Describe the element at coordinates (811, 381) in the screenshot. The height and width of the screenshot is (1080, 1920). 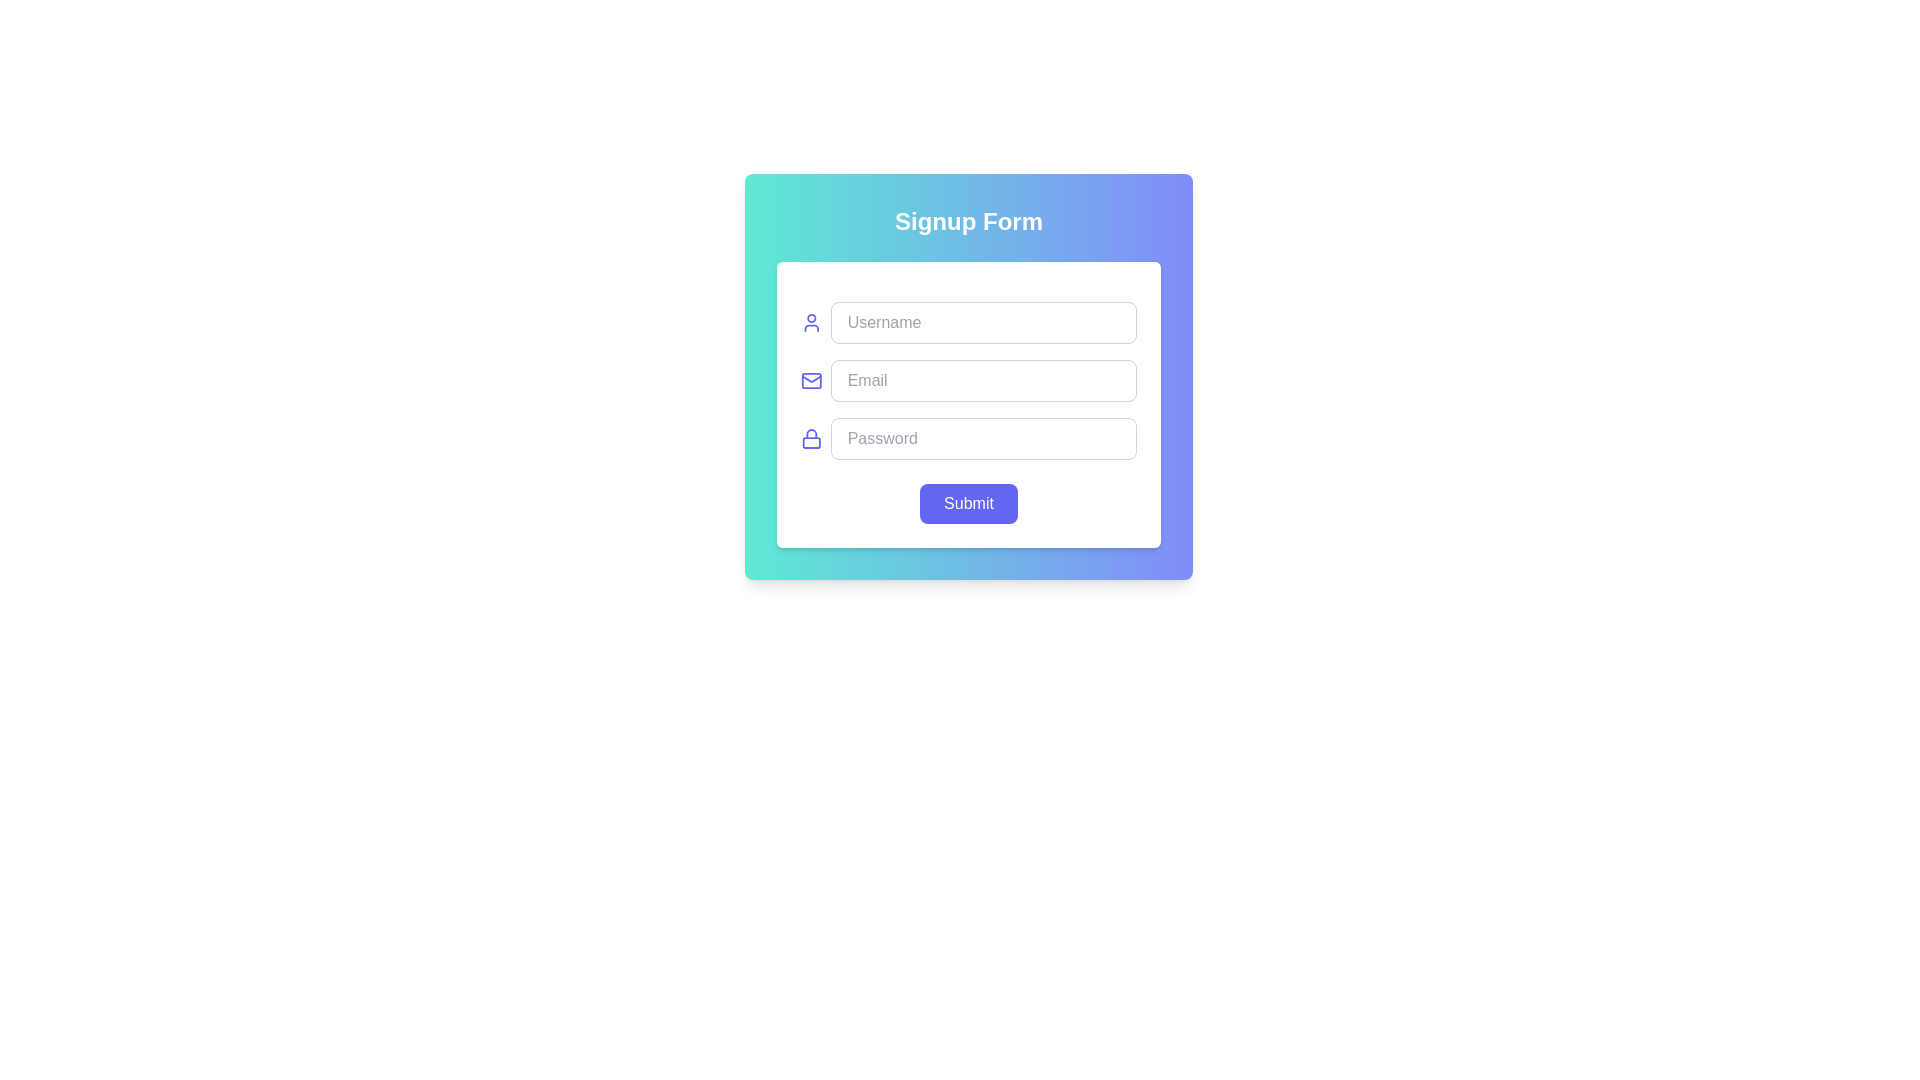
I see `the SVG-based mail envelope icon positioned next to the 'Email' input field, which has rounded corners and a transparent background` at that location.